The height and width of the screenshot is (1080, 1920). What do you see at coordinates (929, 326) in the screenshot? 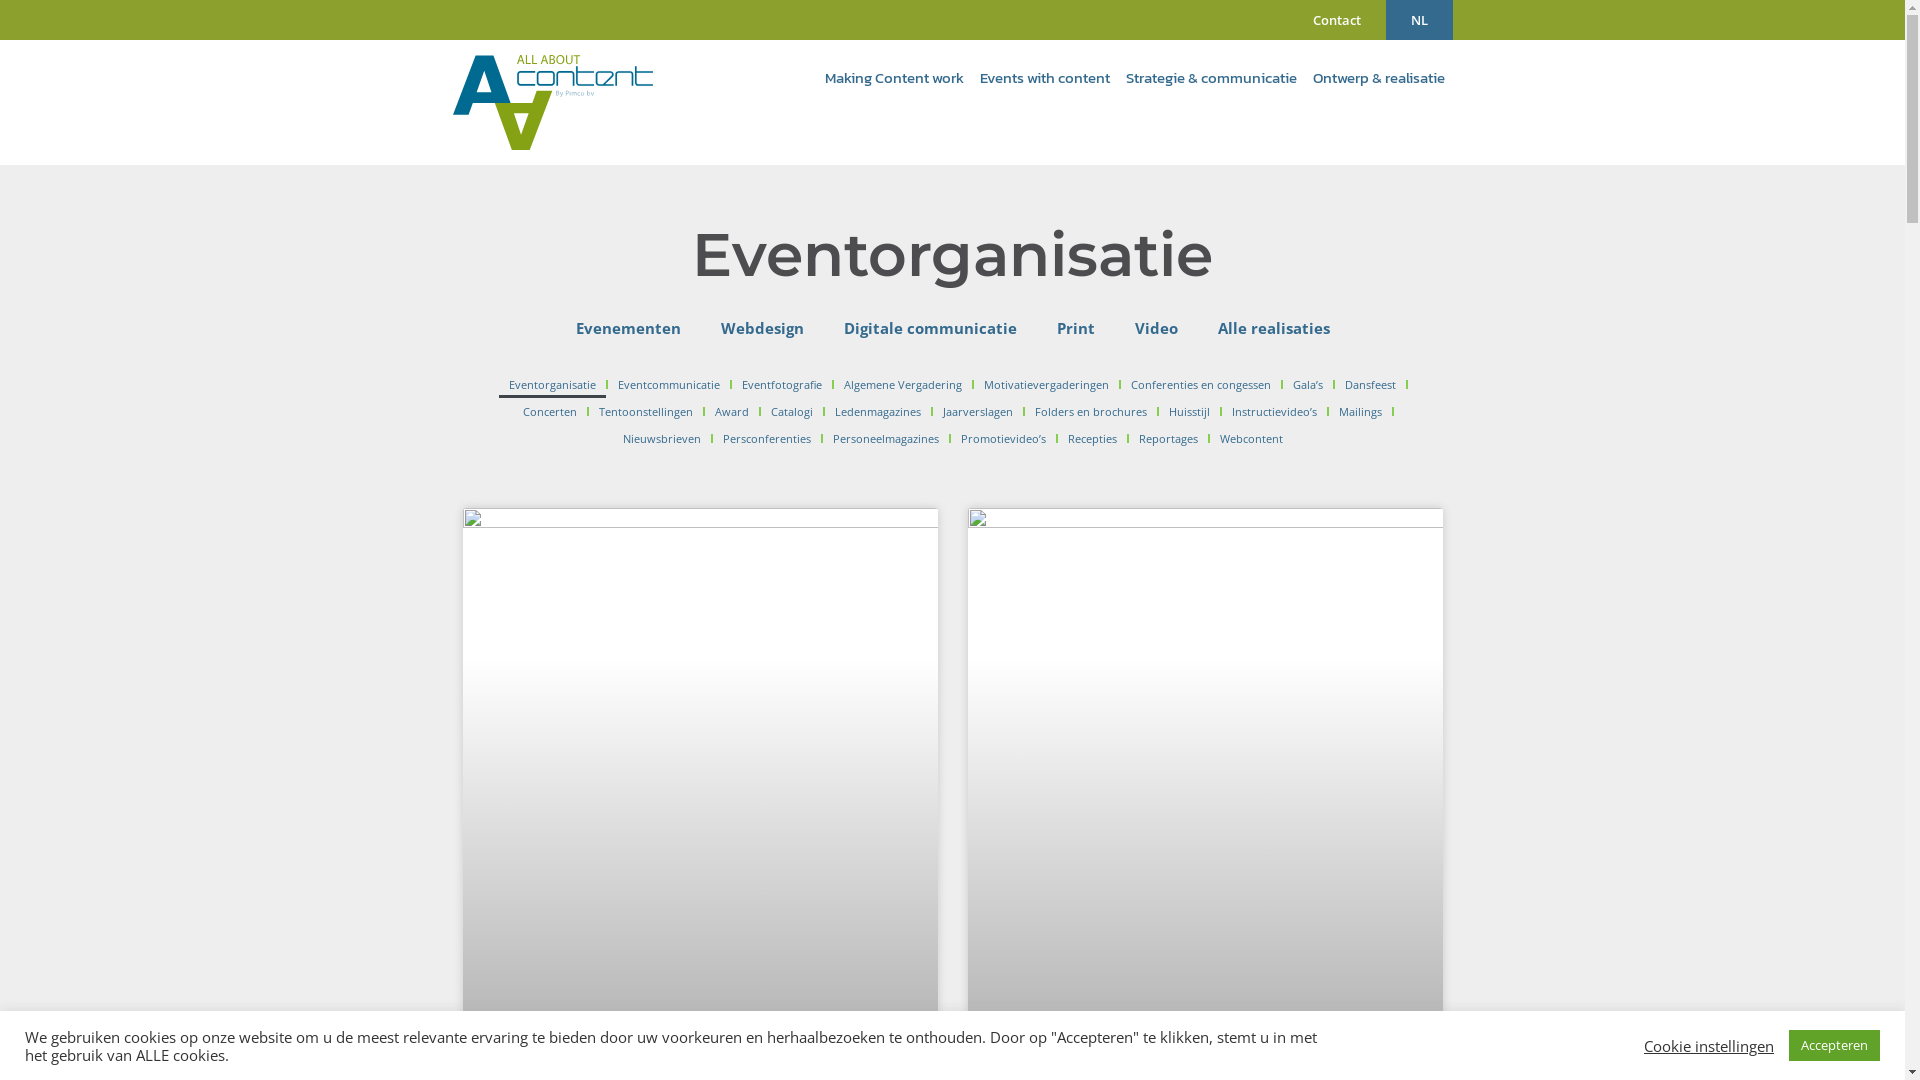
I see `'Digitale communicatie'` at bounding box center [929, 326].